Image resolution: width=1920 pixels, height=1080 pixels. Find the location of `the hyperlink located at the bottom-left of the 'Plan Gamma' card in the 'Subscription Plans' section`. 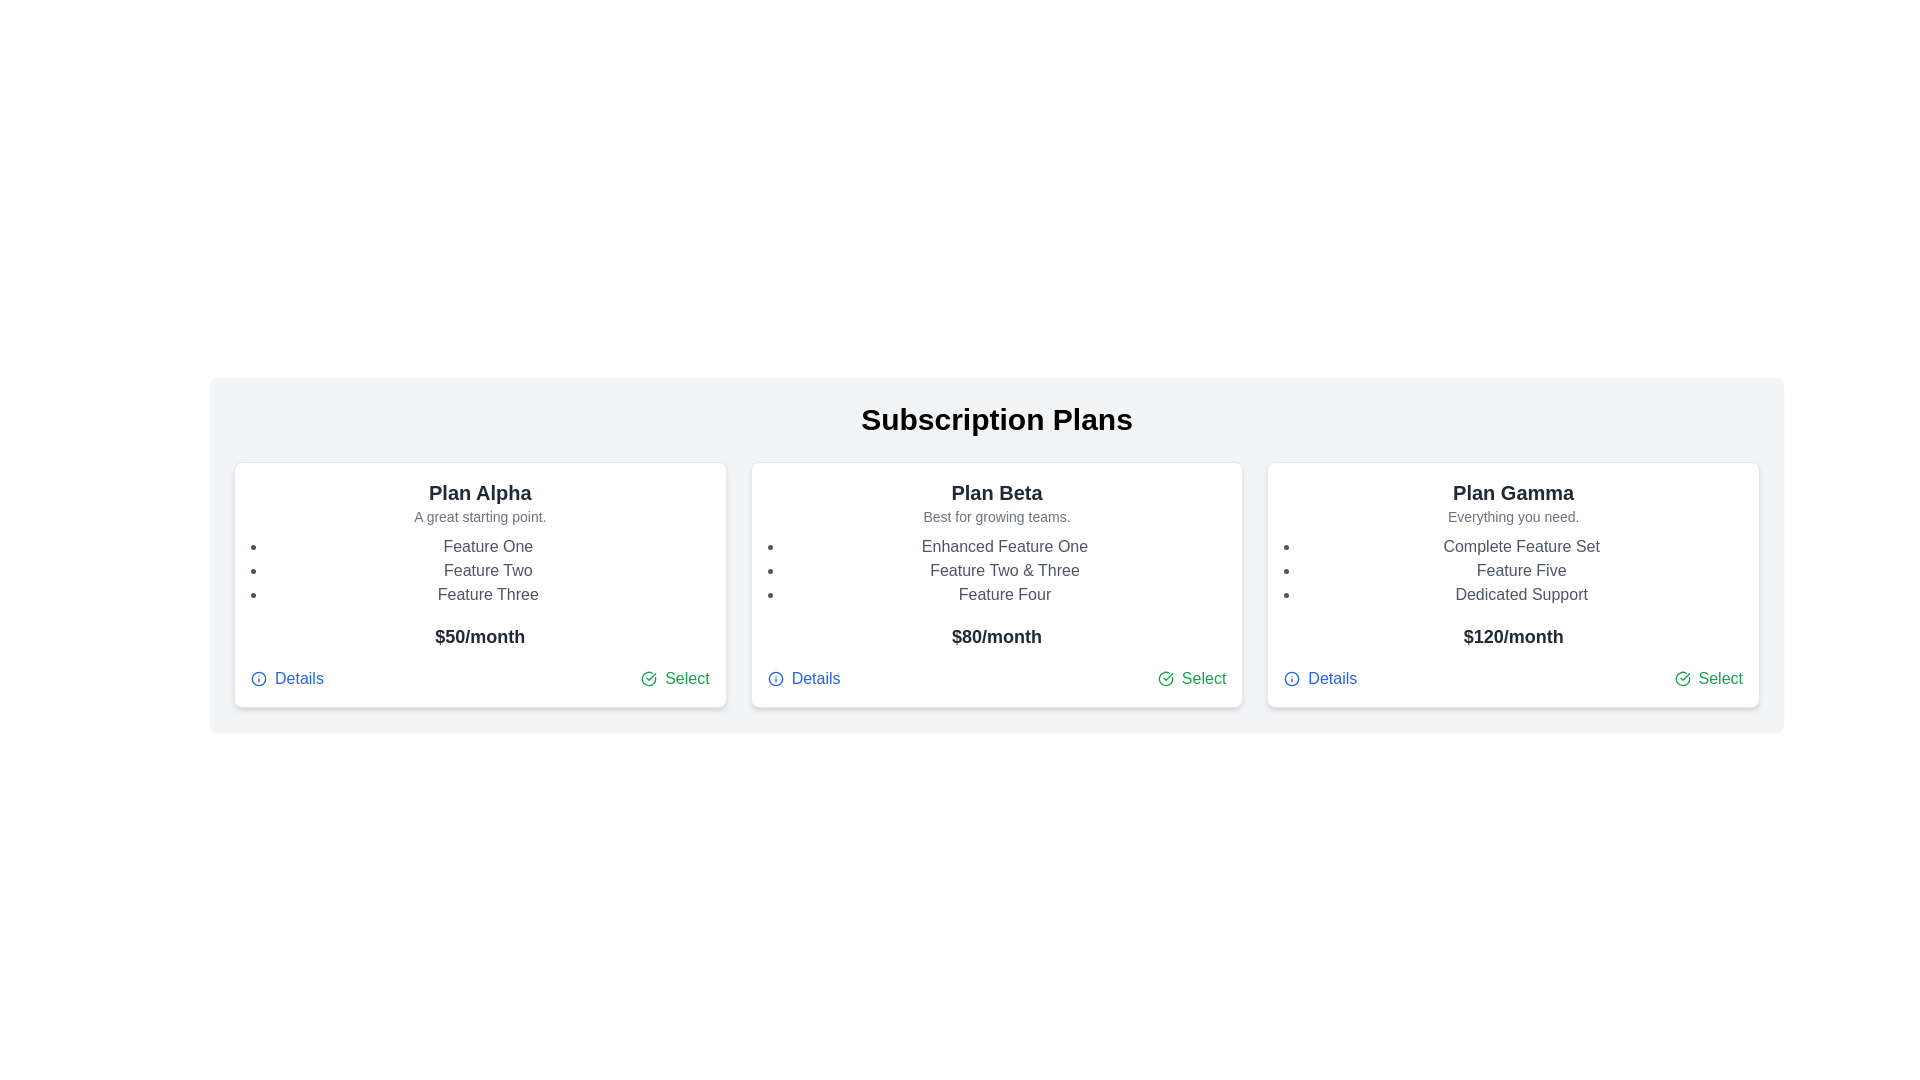

the hyperlink located at the bottom-left of the 'Plan Gamma' card in the 'Subscription Plans' section is located at coordinates (1320, 677).